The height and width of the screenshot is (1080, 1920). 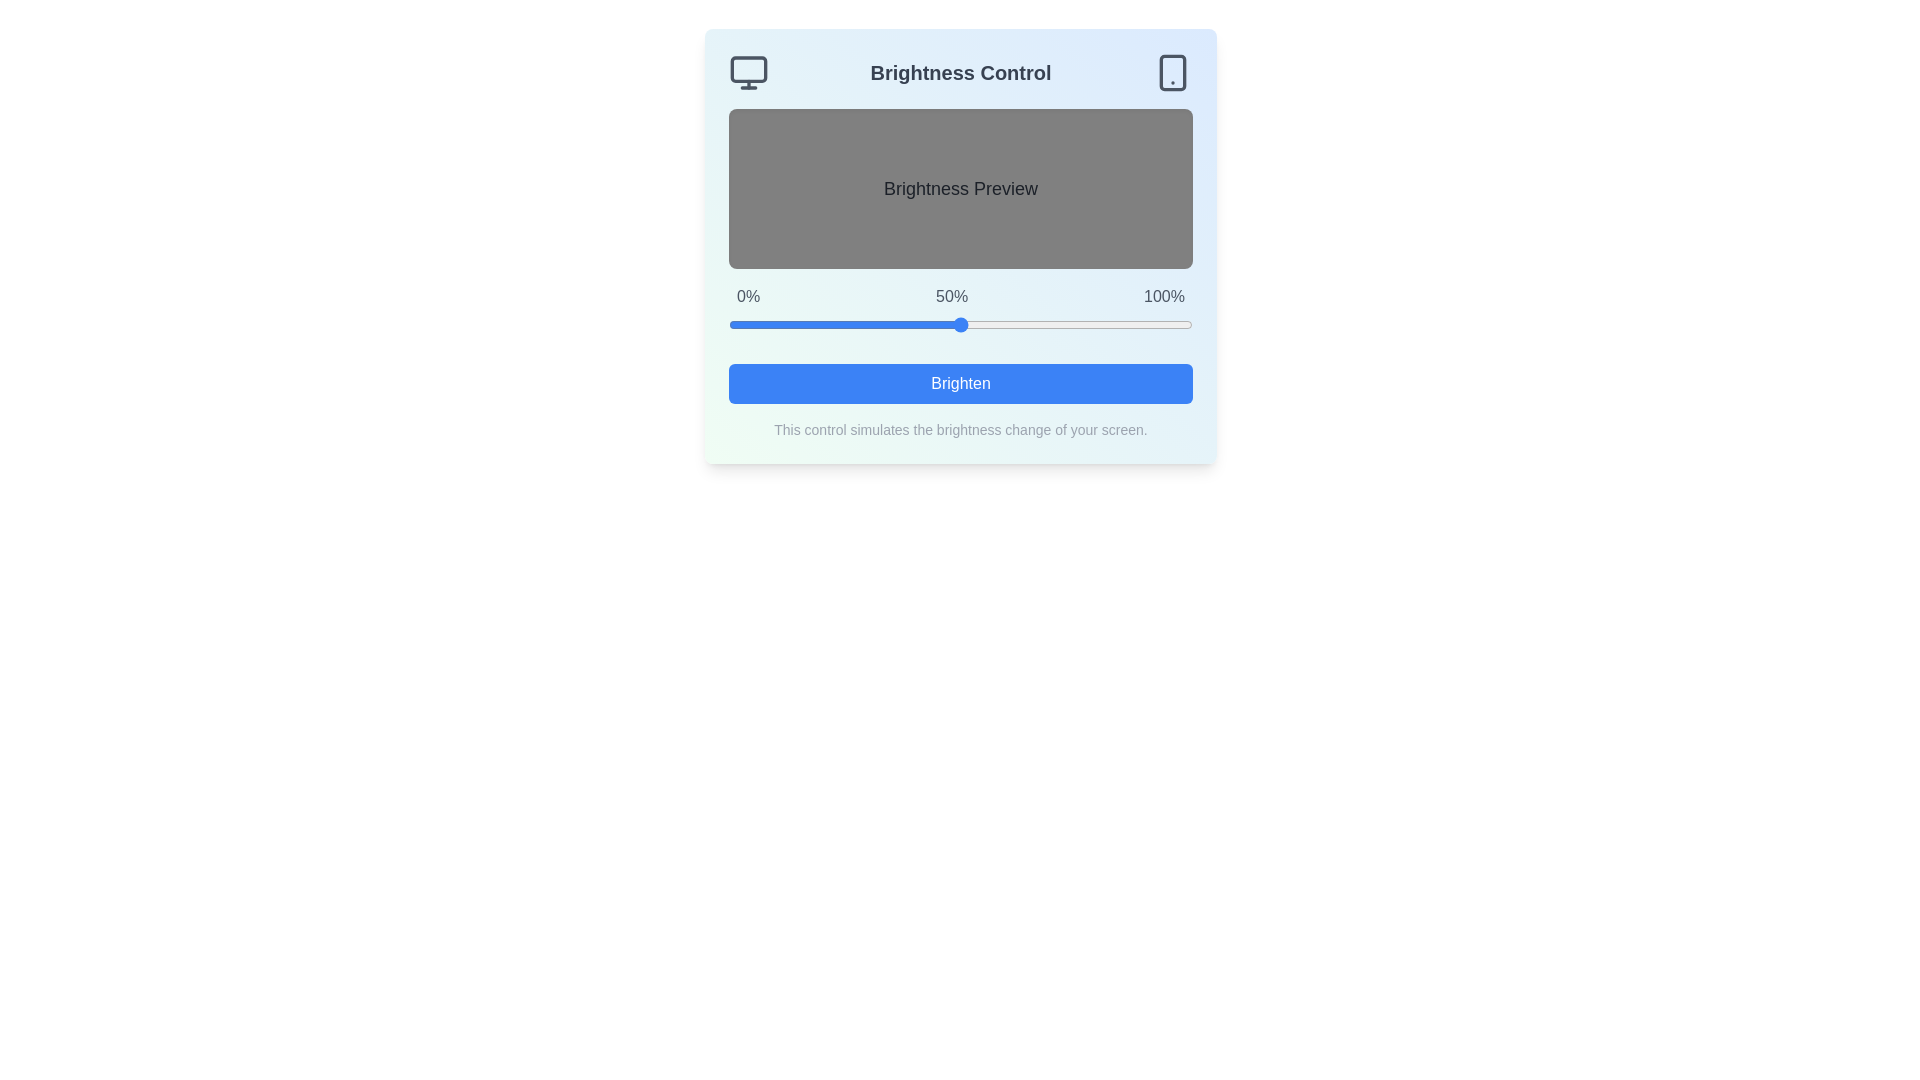 What do you see at coordinates (960, 384) in the screenshot?
I see `'Brighten' button to toggle brightness` at bounding box center [960, 384].